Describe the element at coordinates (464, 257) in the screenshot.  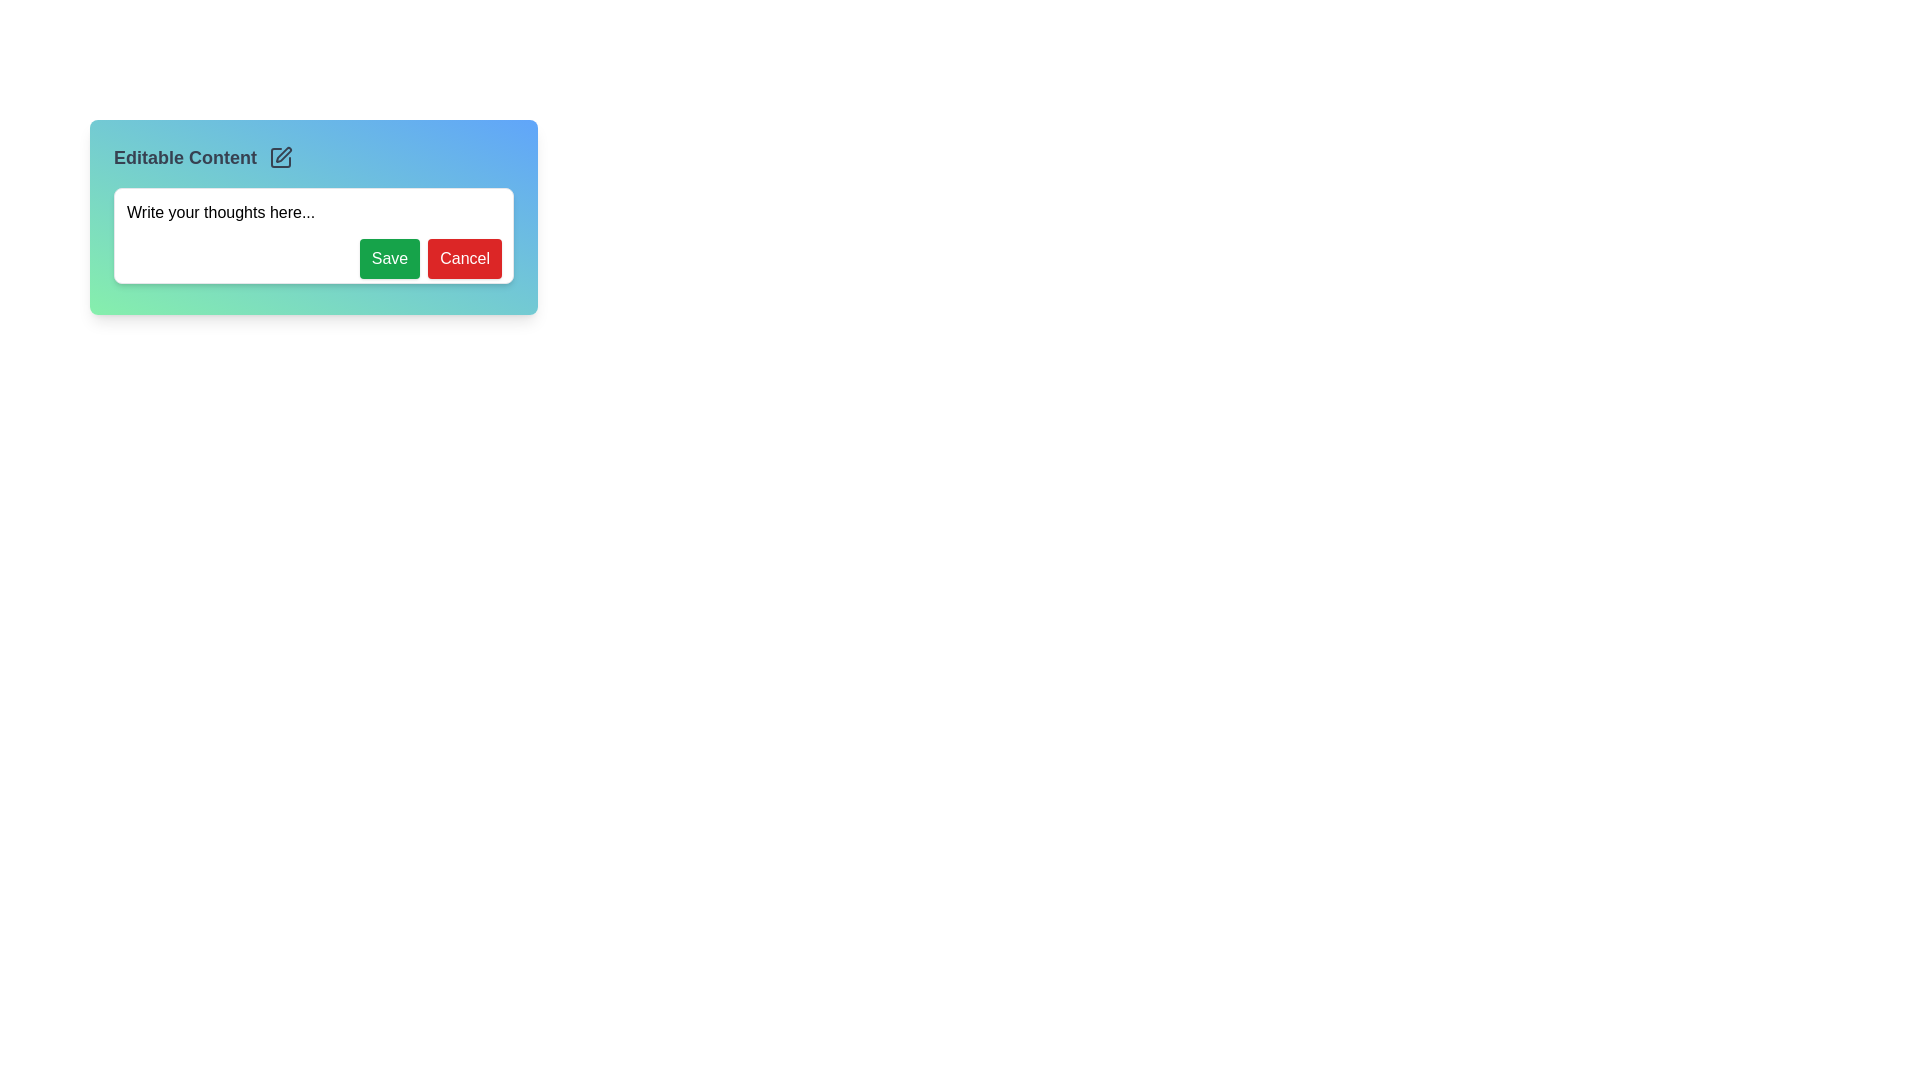
I see `the 'Cancel' button, which is a rectangular button with a red background and white text` at that location.